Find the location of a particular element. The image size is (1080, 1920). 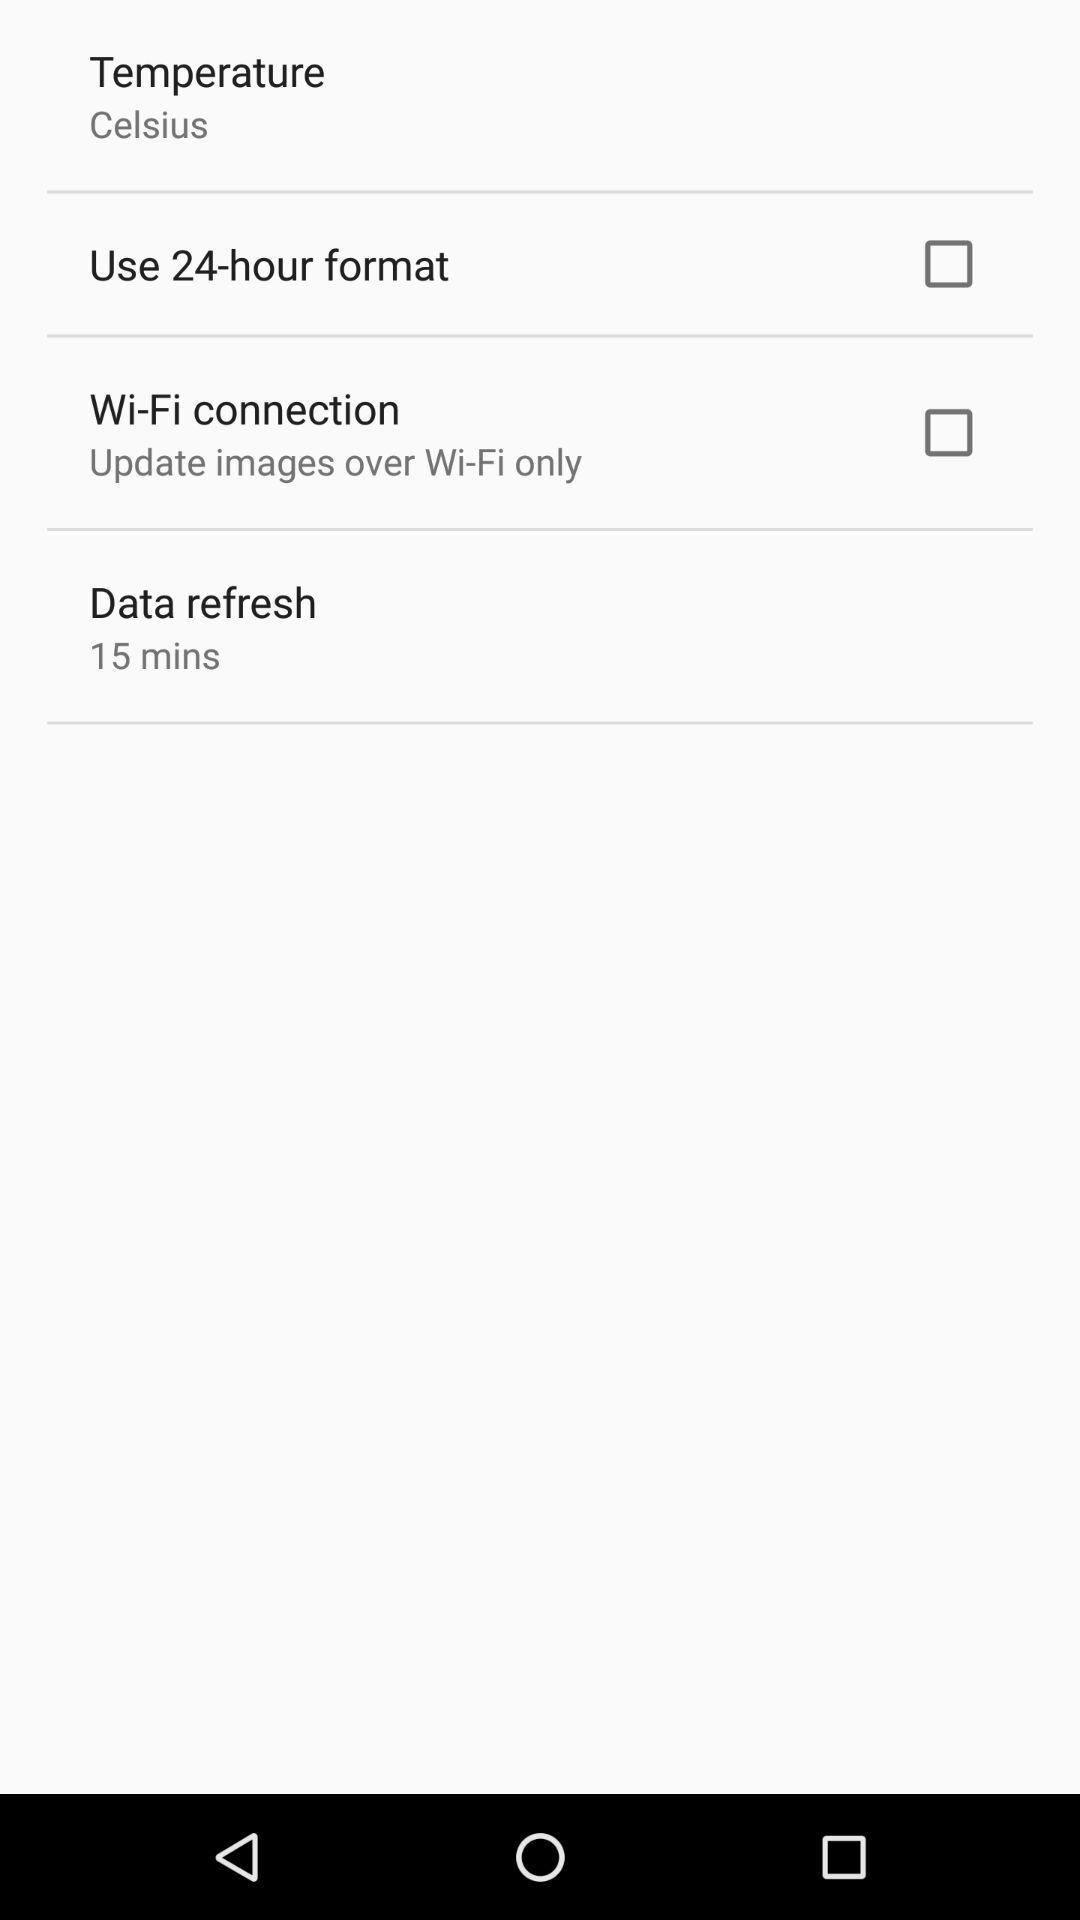

the use 24 hour icon is located at coordinates (268, 263).